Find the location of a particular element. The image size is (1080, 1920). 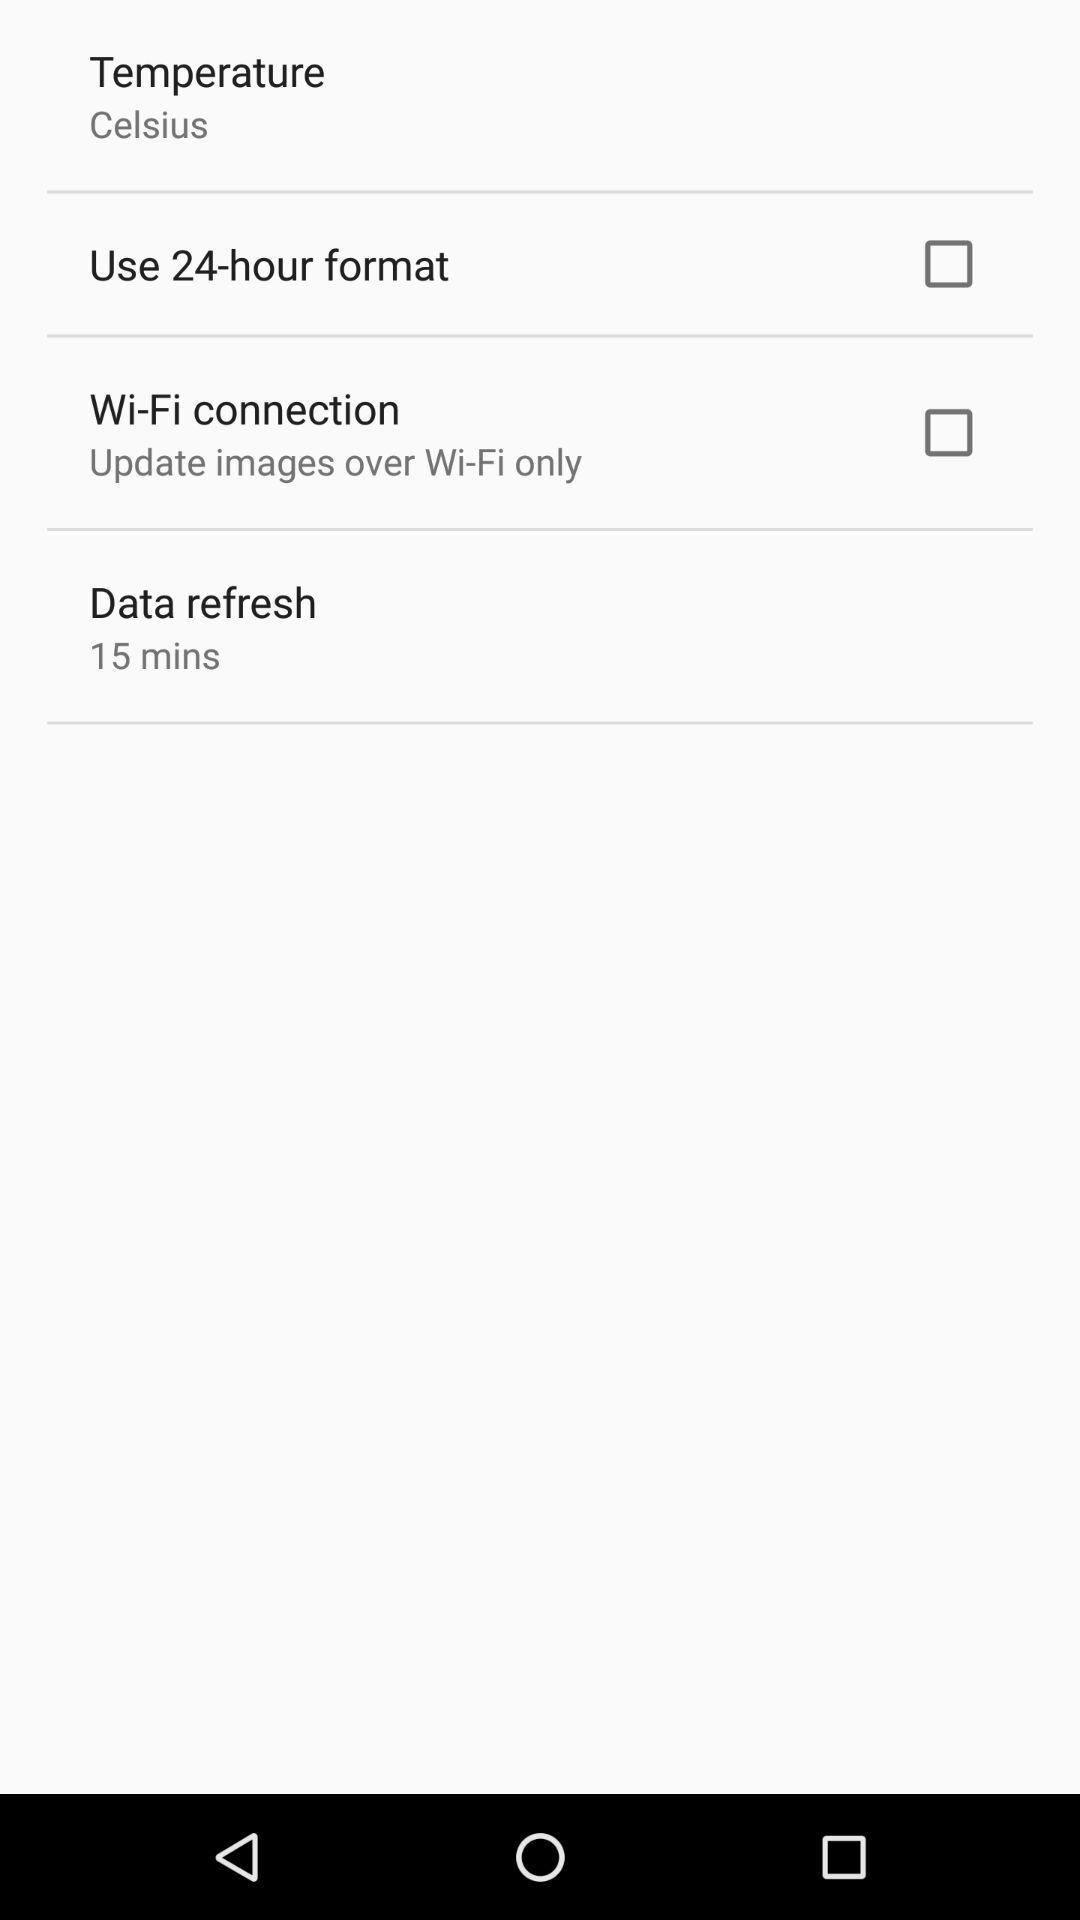

the use 24 hour icon is located at coordinates (268, 263).